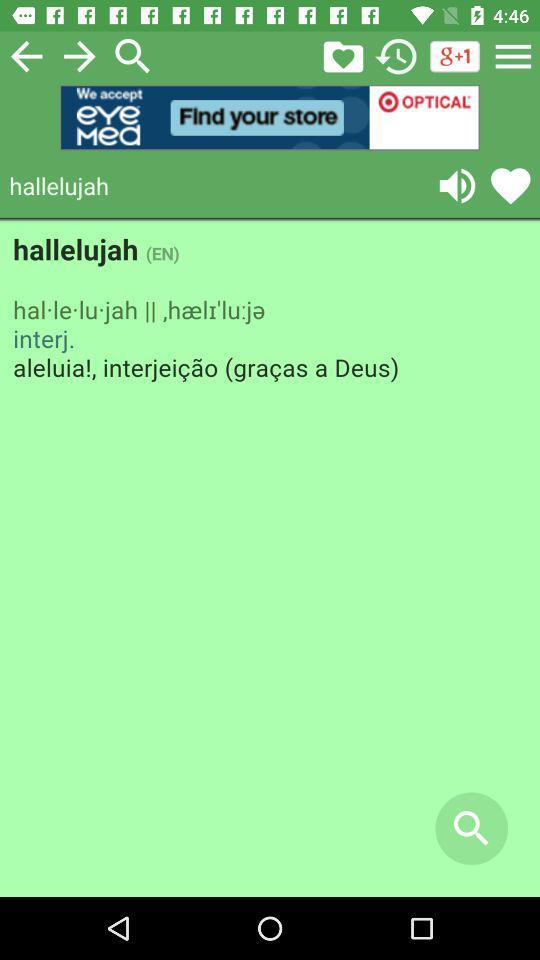  I want to click on previous page, so click(25, 55).